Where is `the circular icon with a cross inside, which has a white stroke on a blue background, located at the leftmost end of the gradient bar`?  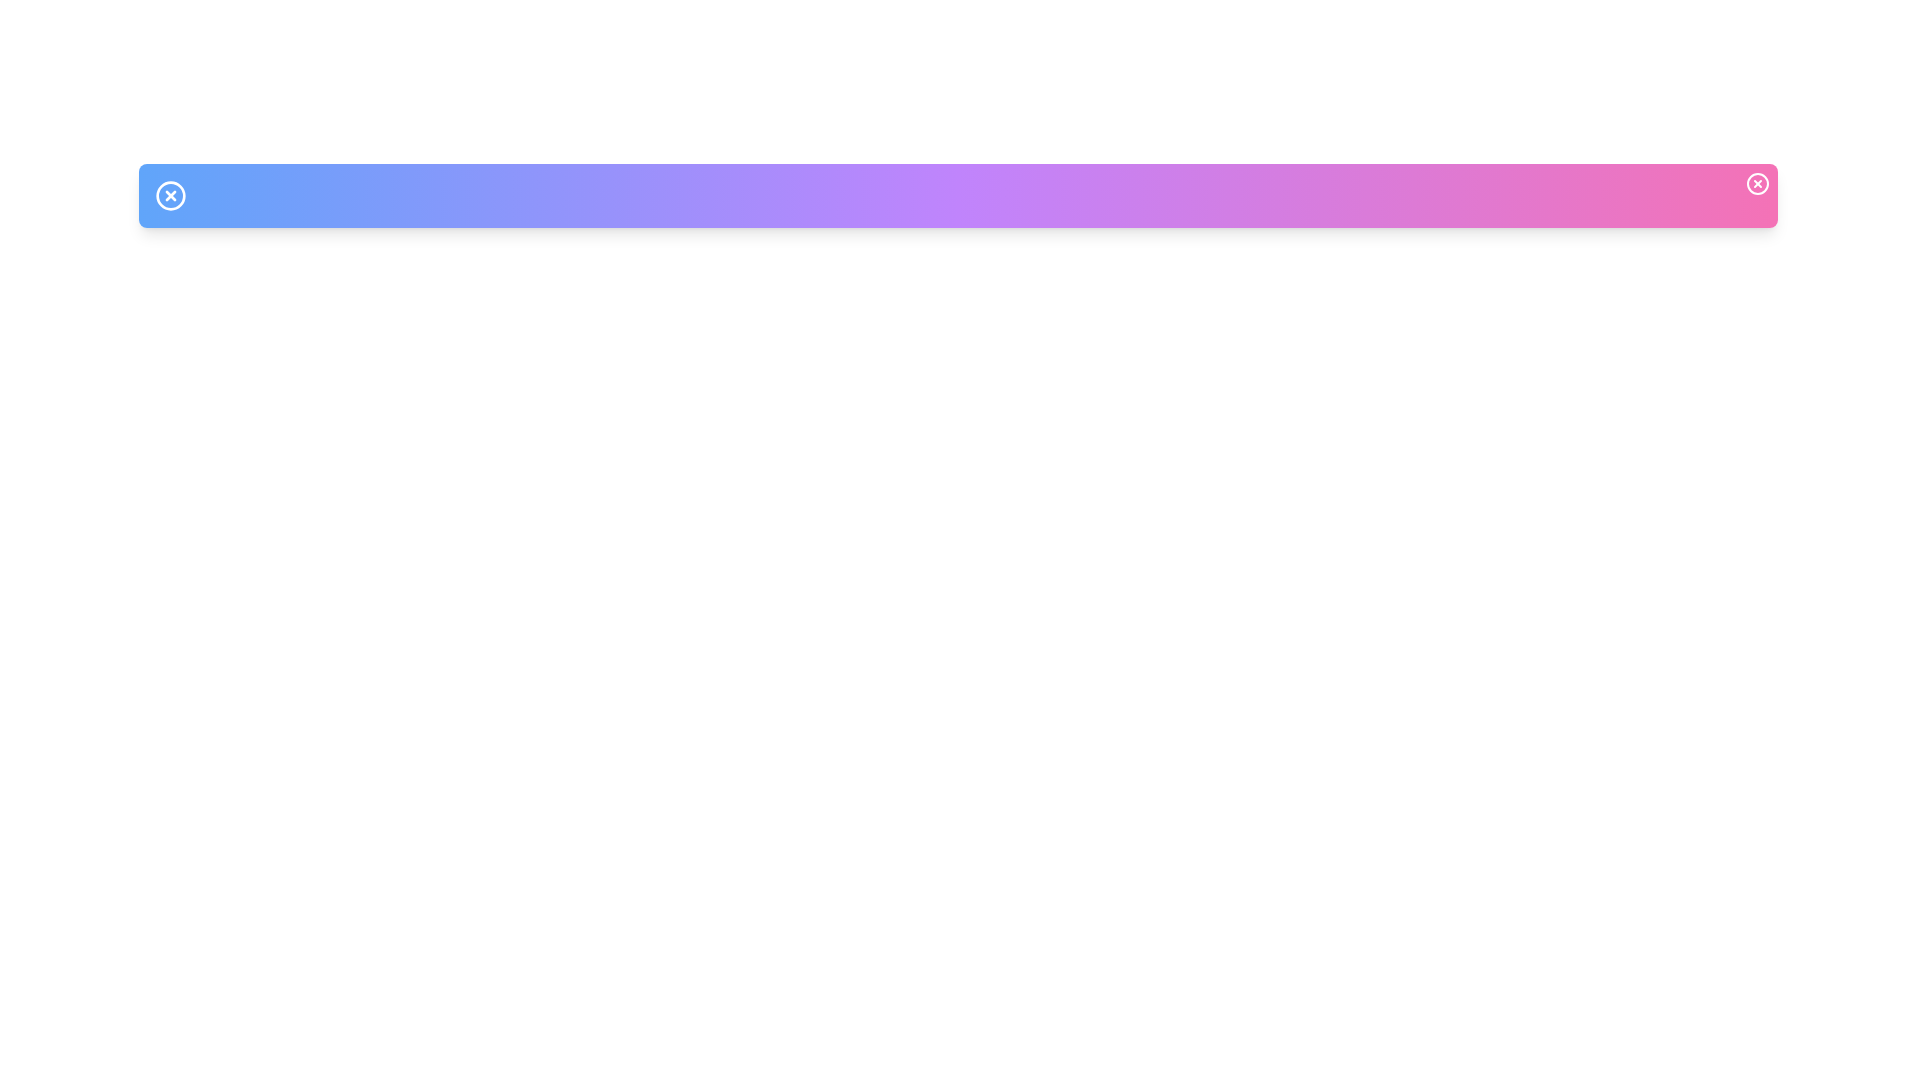 the circular icon with a cross inside, which has a white stroke on a blue background, located at the leftmost end of the gradient bar is located at coordinates (171, 196).